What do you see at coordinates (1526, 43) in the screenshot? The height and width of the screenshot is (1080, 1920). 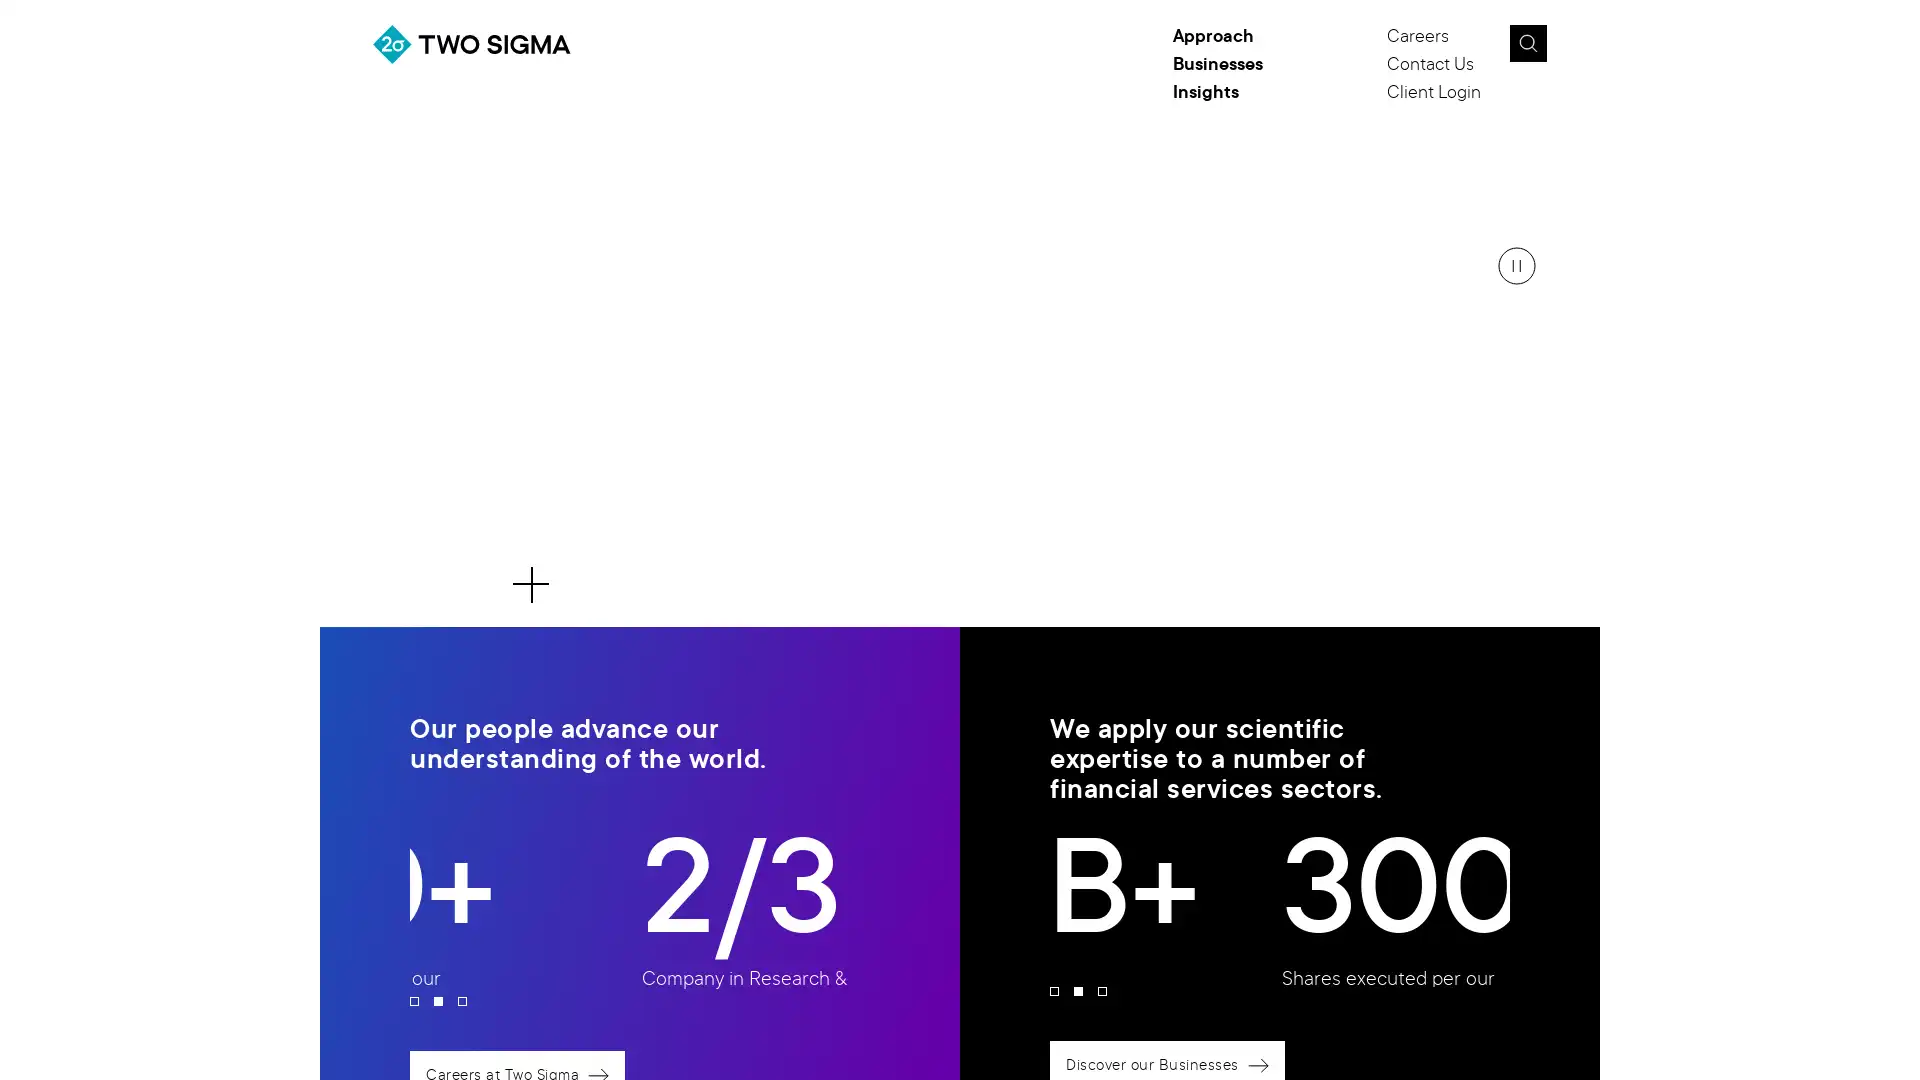 I see `Search` at bounding box center [1526, 43].